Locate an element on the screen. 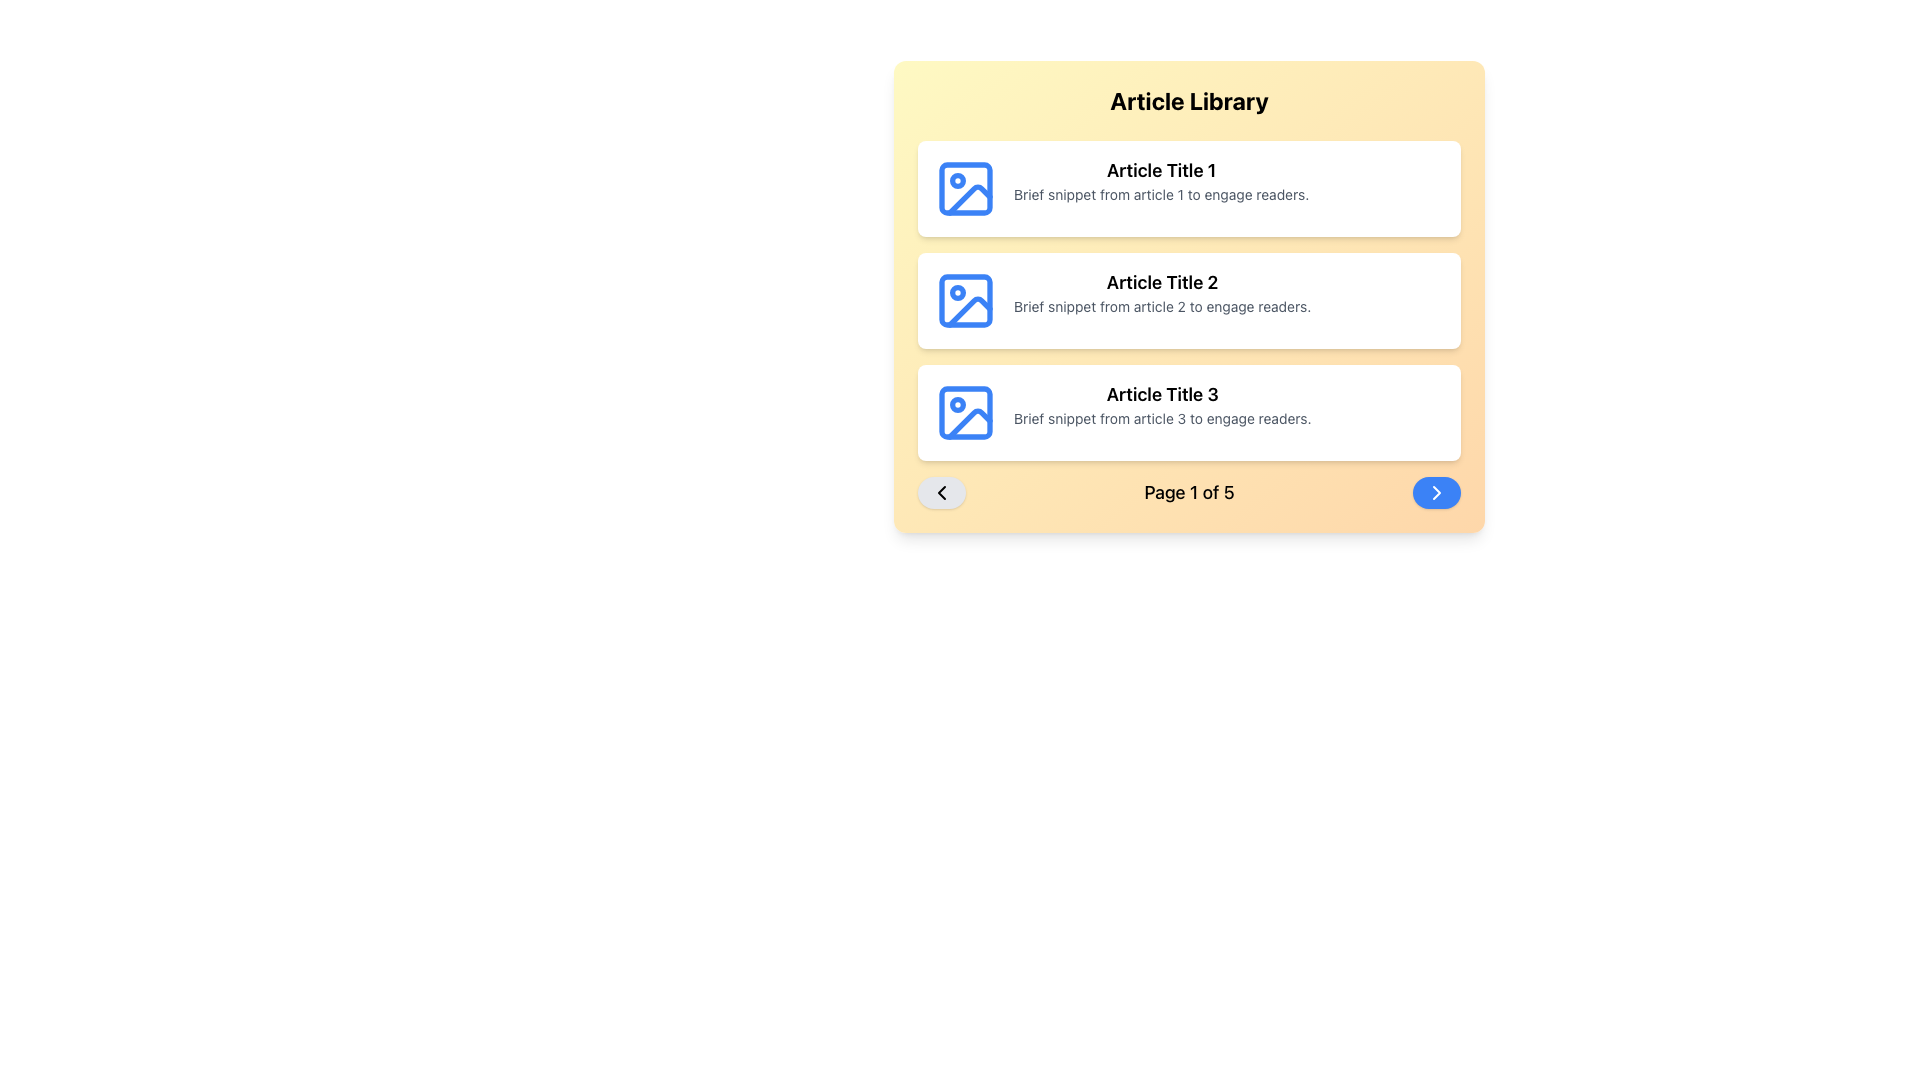  the stylized icon resembling a picture with a mountain and a sun, located on the left side of the third entry labeled 'Article Title 3' in the 'Article Library' section is located at coordinates (965, 411).